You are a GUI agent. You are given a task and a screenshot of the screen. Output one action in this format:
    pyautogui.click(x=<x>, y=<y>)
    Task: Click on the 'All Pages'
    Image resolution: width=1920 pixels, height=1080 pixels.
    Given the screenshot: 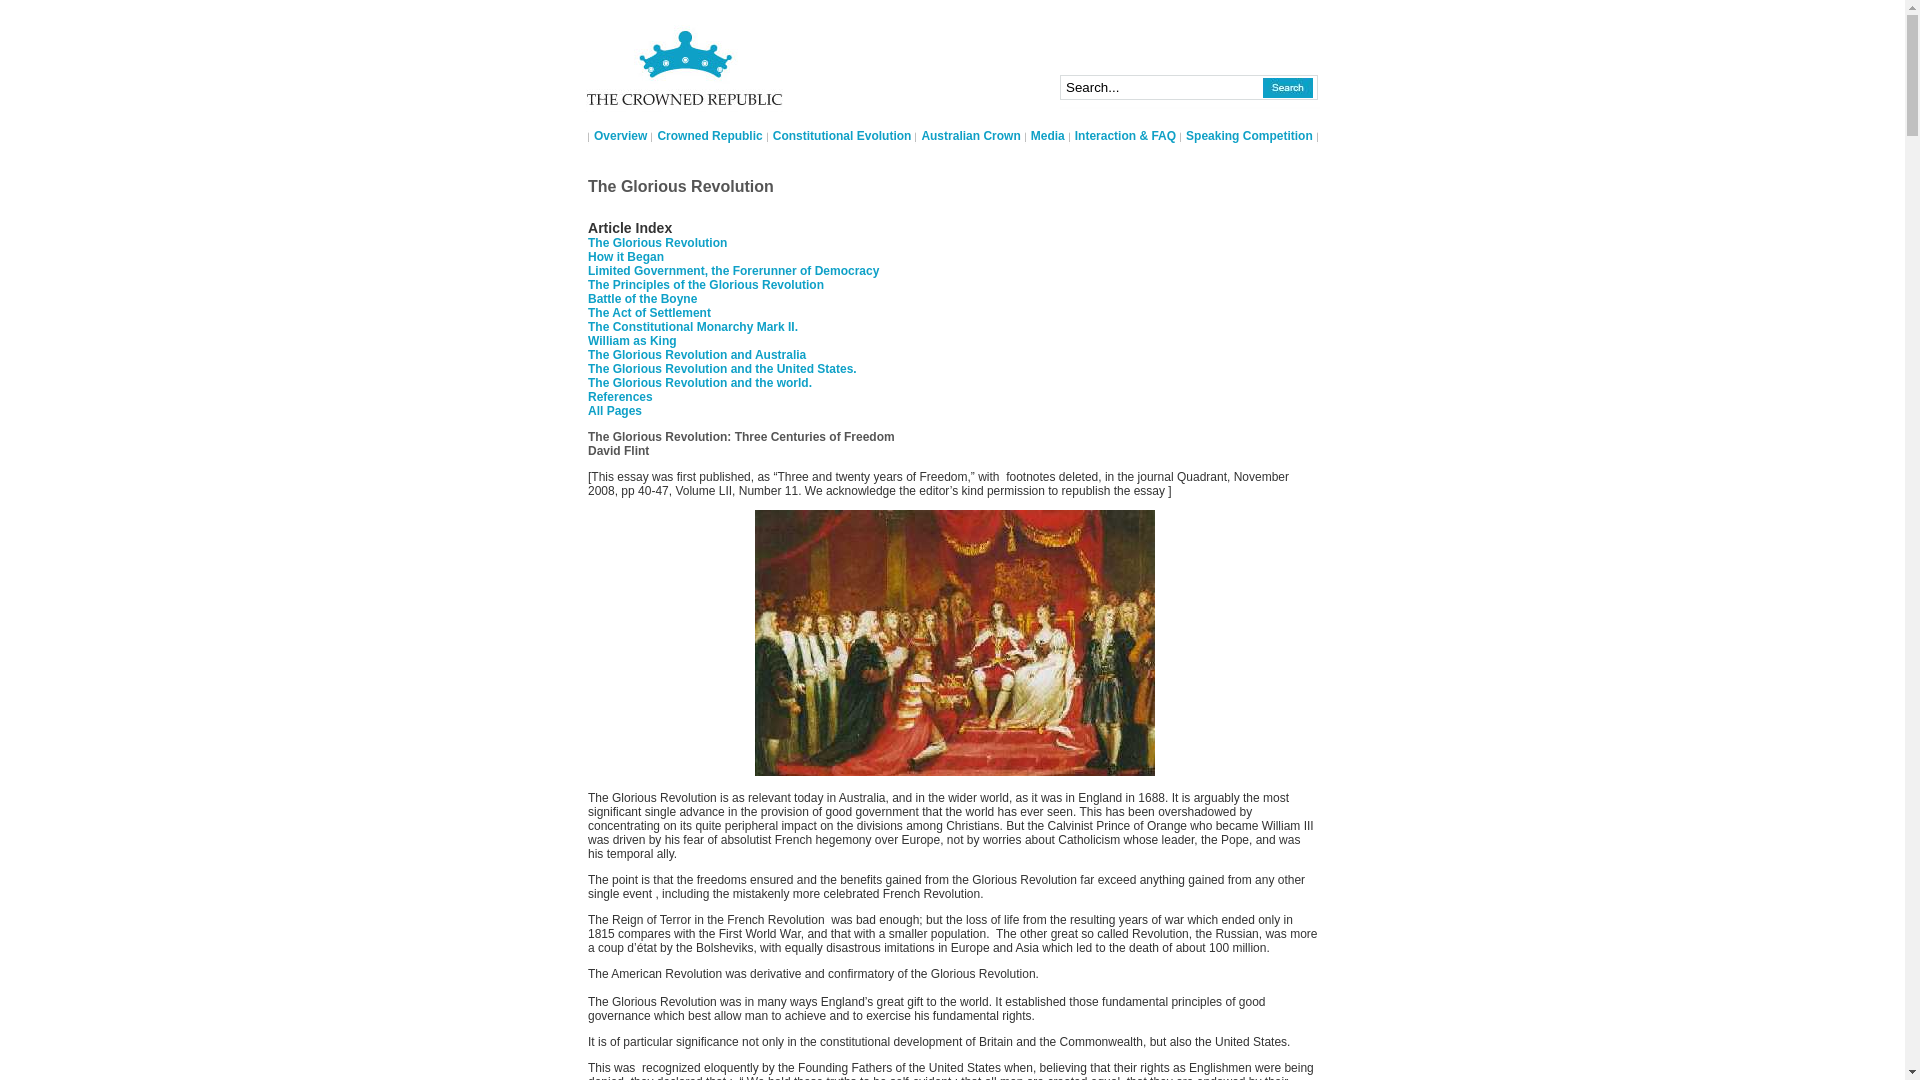 What is the action you would take?
    pyautogui.click(x=613, y=410)
    